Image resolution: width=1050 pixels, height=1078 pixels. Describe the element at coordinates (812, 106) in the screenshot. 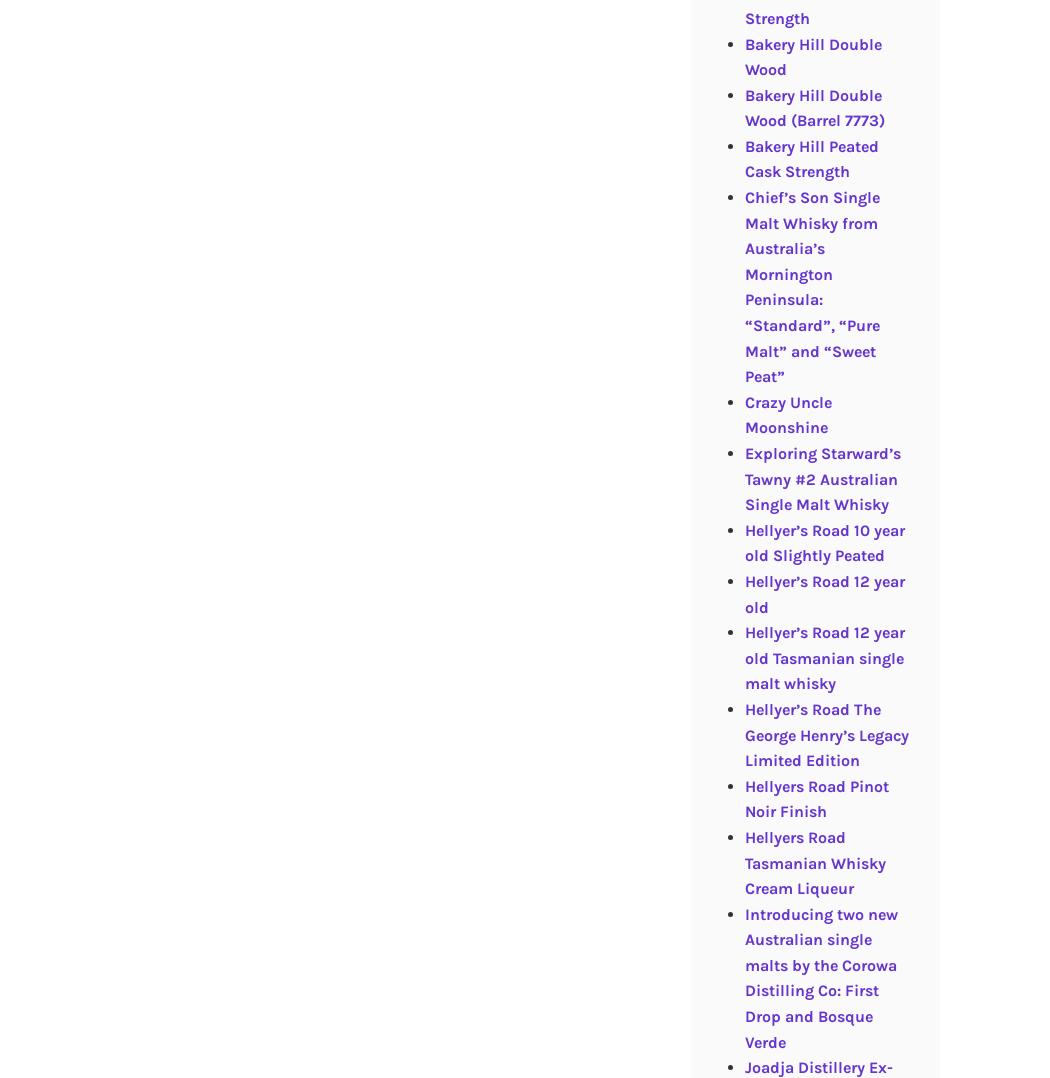

I see `'Bakery Hill Double Wood (Barrel 7773)'` at that location.